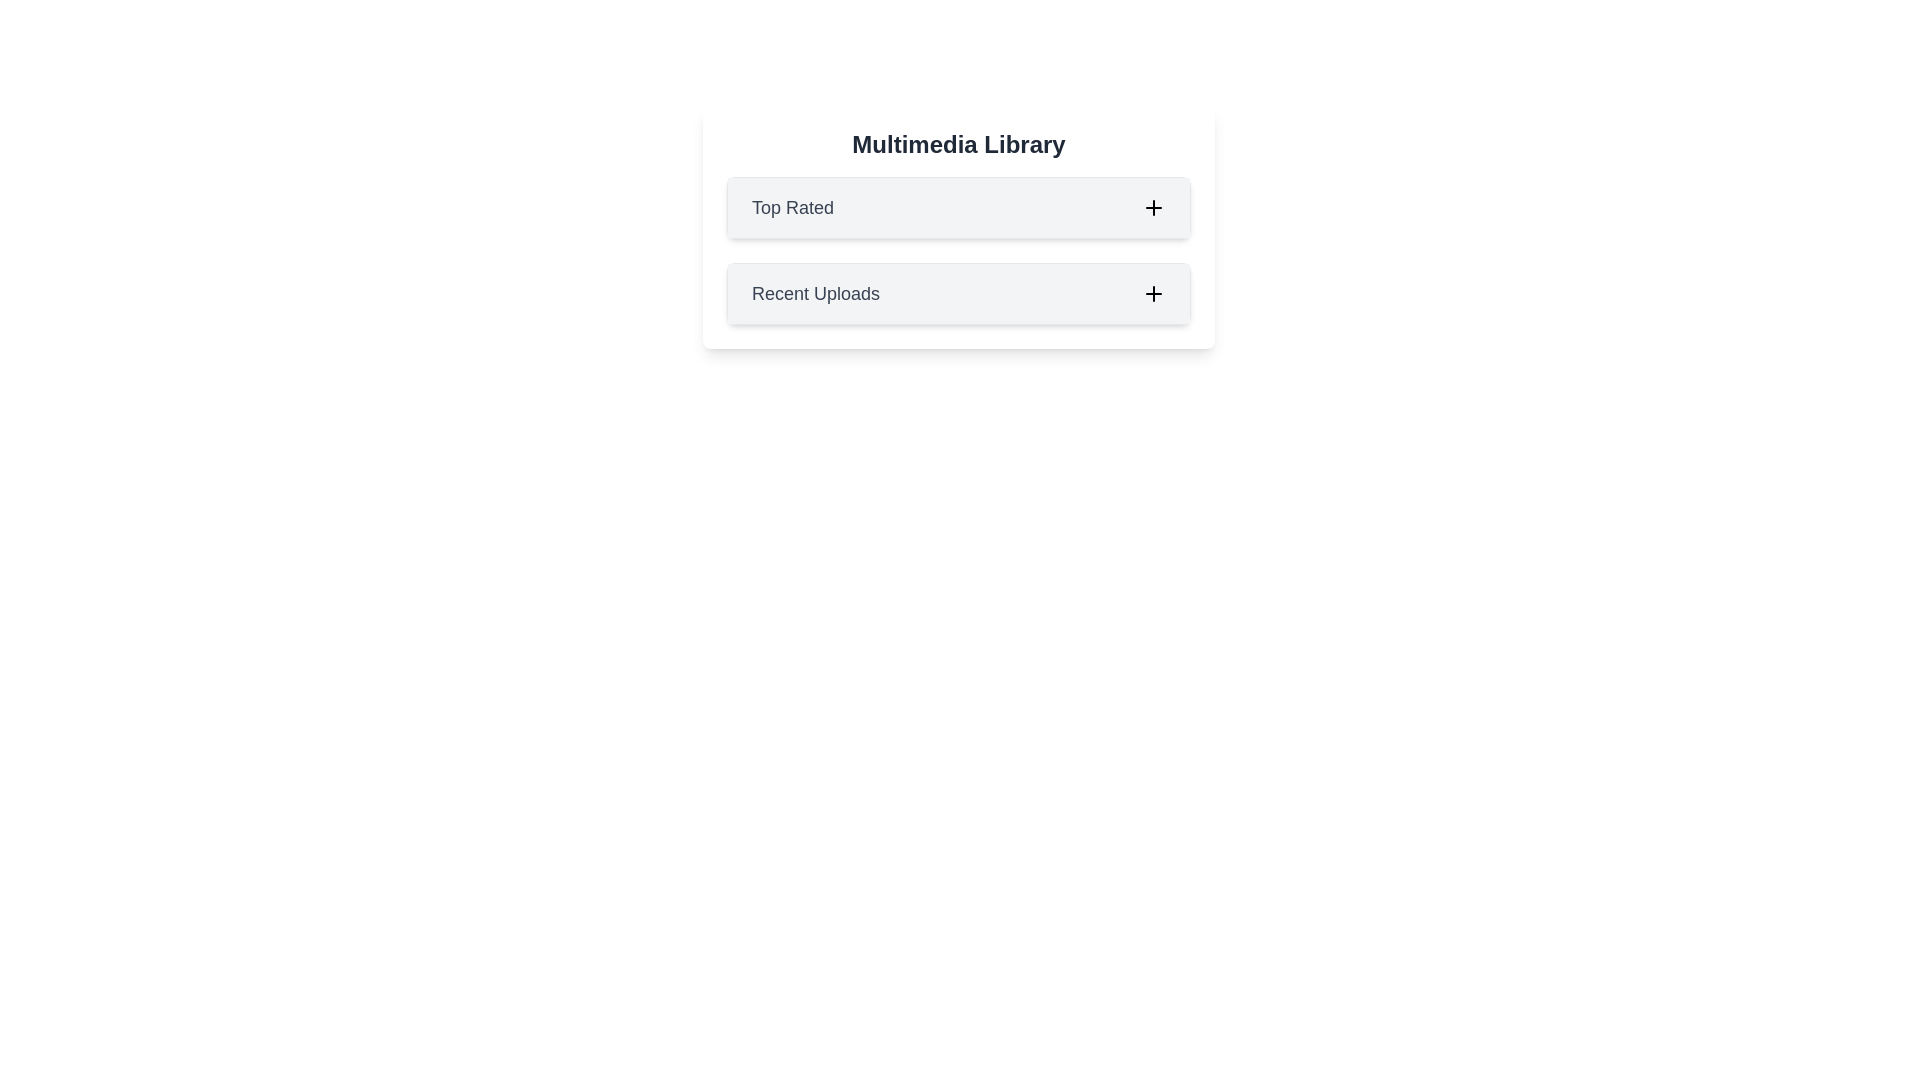 The height and width of the screenshot is (1080, 1920). What do you see at coordinates (958, 208) in the screenshot?
I see `the header of the category Top Rated to toggle its expanded state` at bounding box center [958, 208].